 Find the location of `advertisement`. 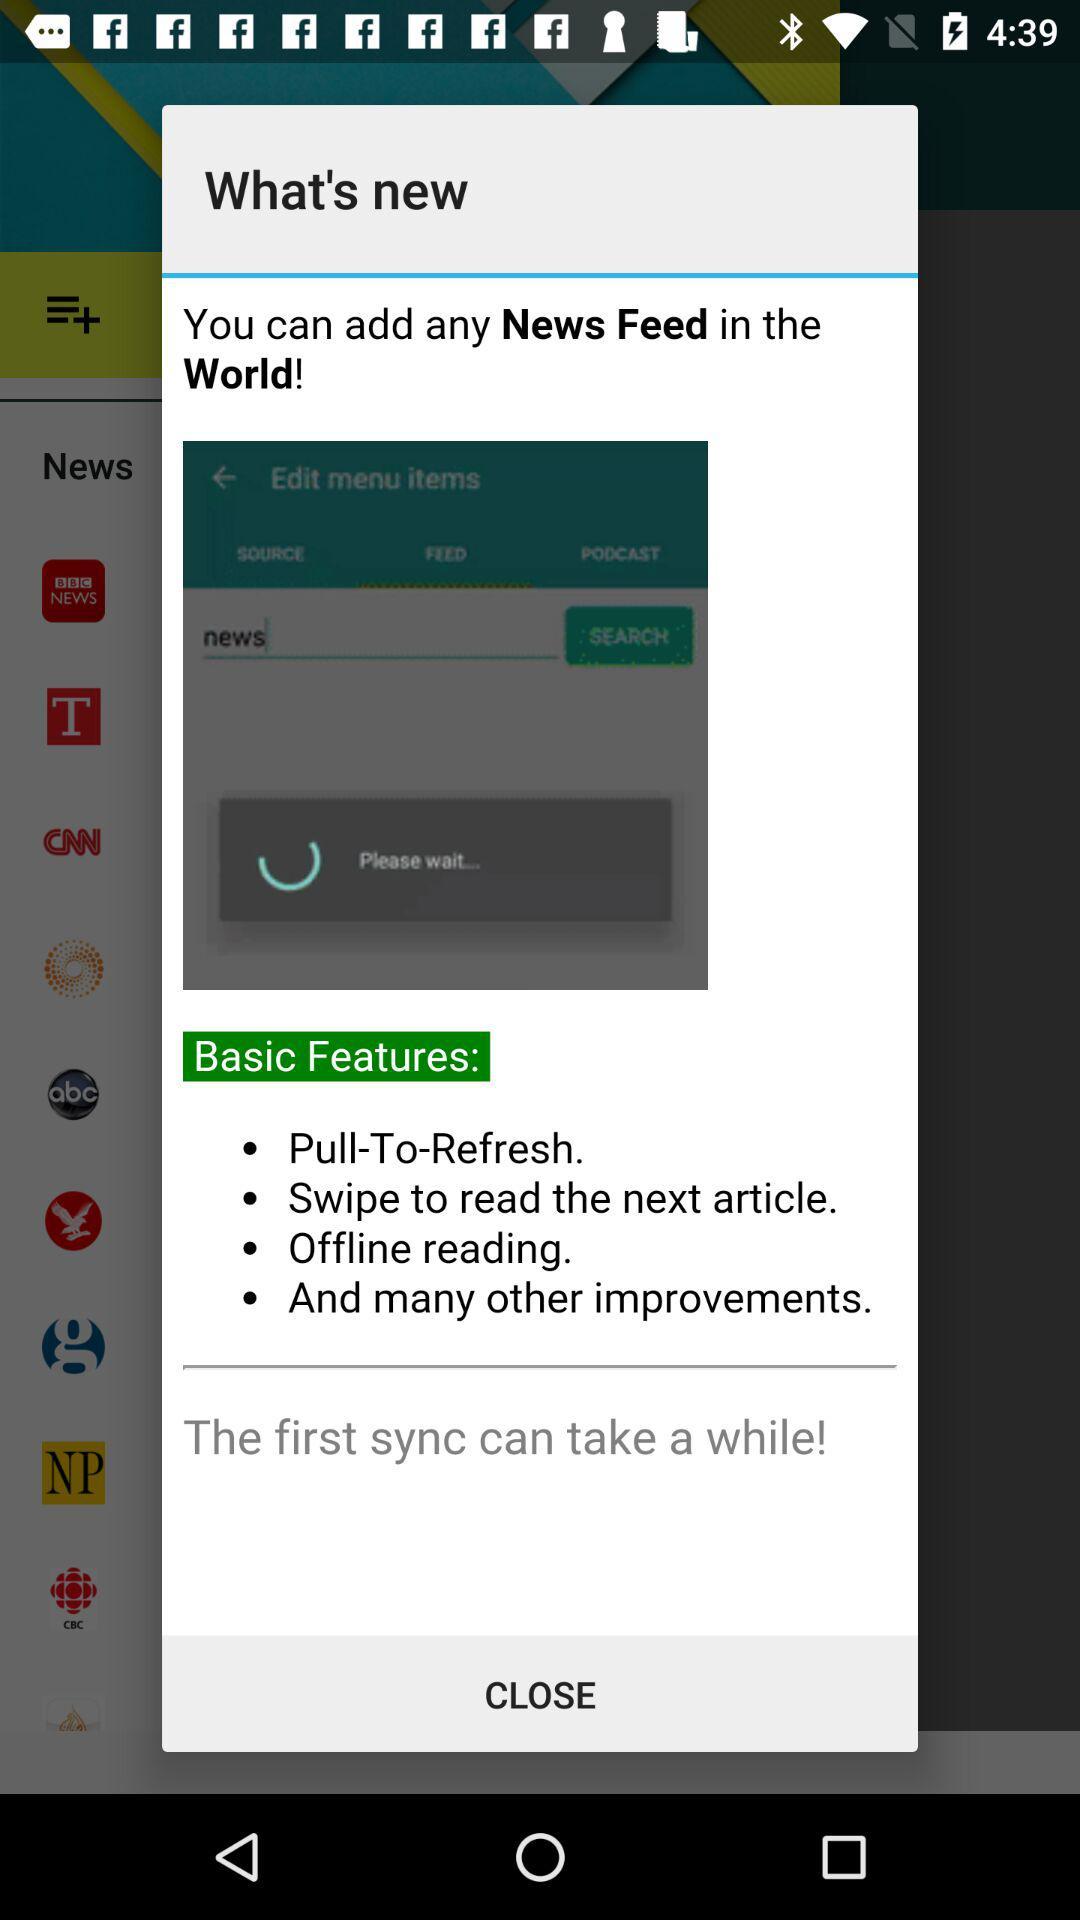

advertisement is located at coordinates (540, 955).